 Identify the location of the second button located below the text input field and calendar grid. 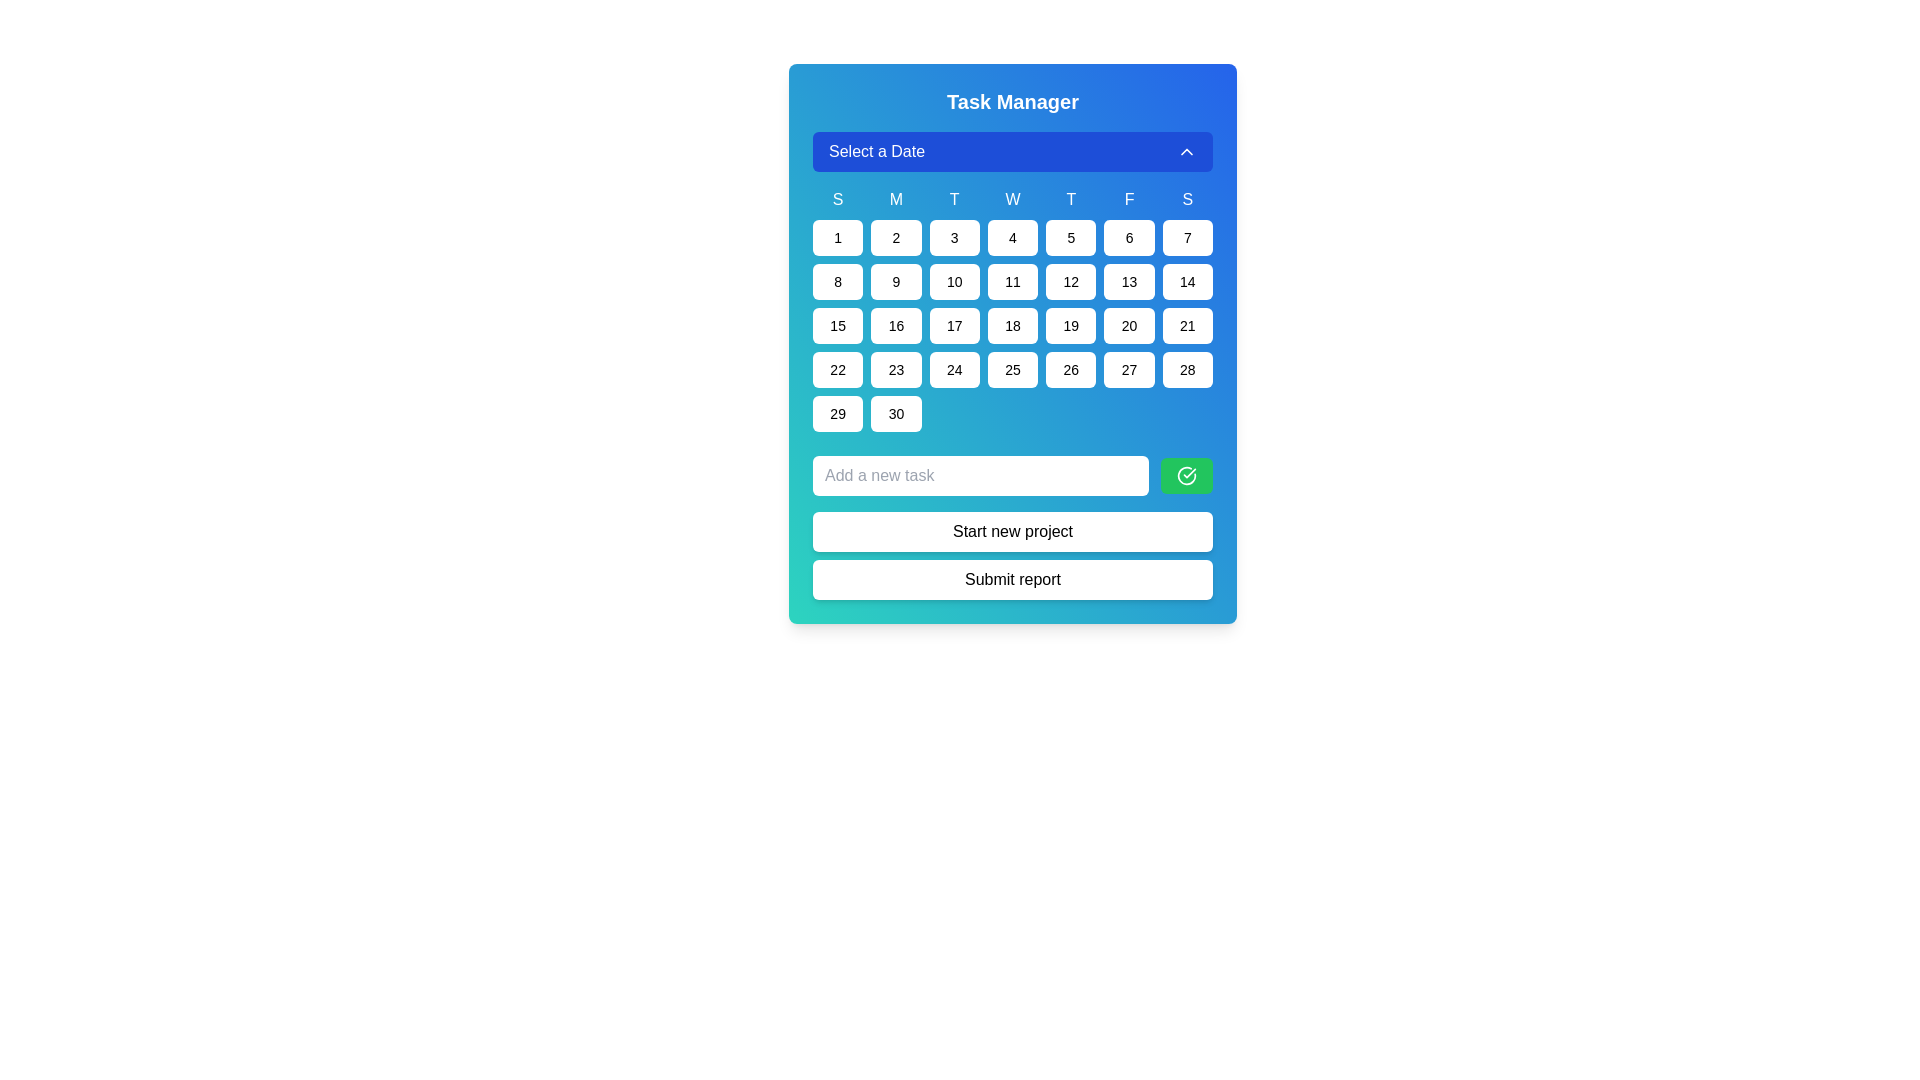
(1012, 579).